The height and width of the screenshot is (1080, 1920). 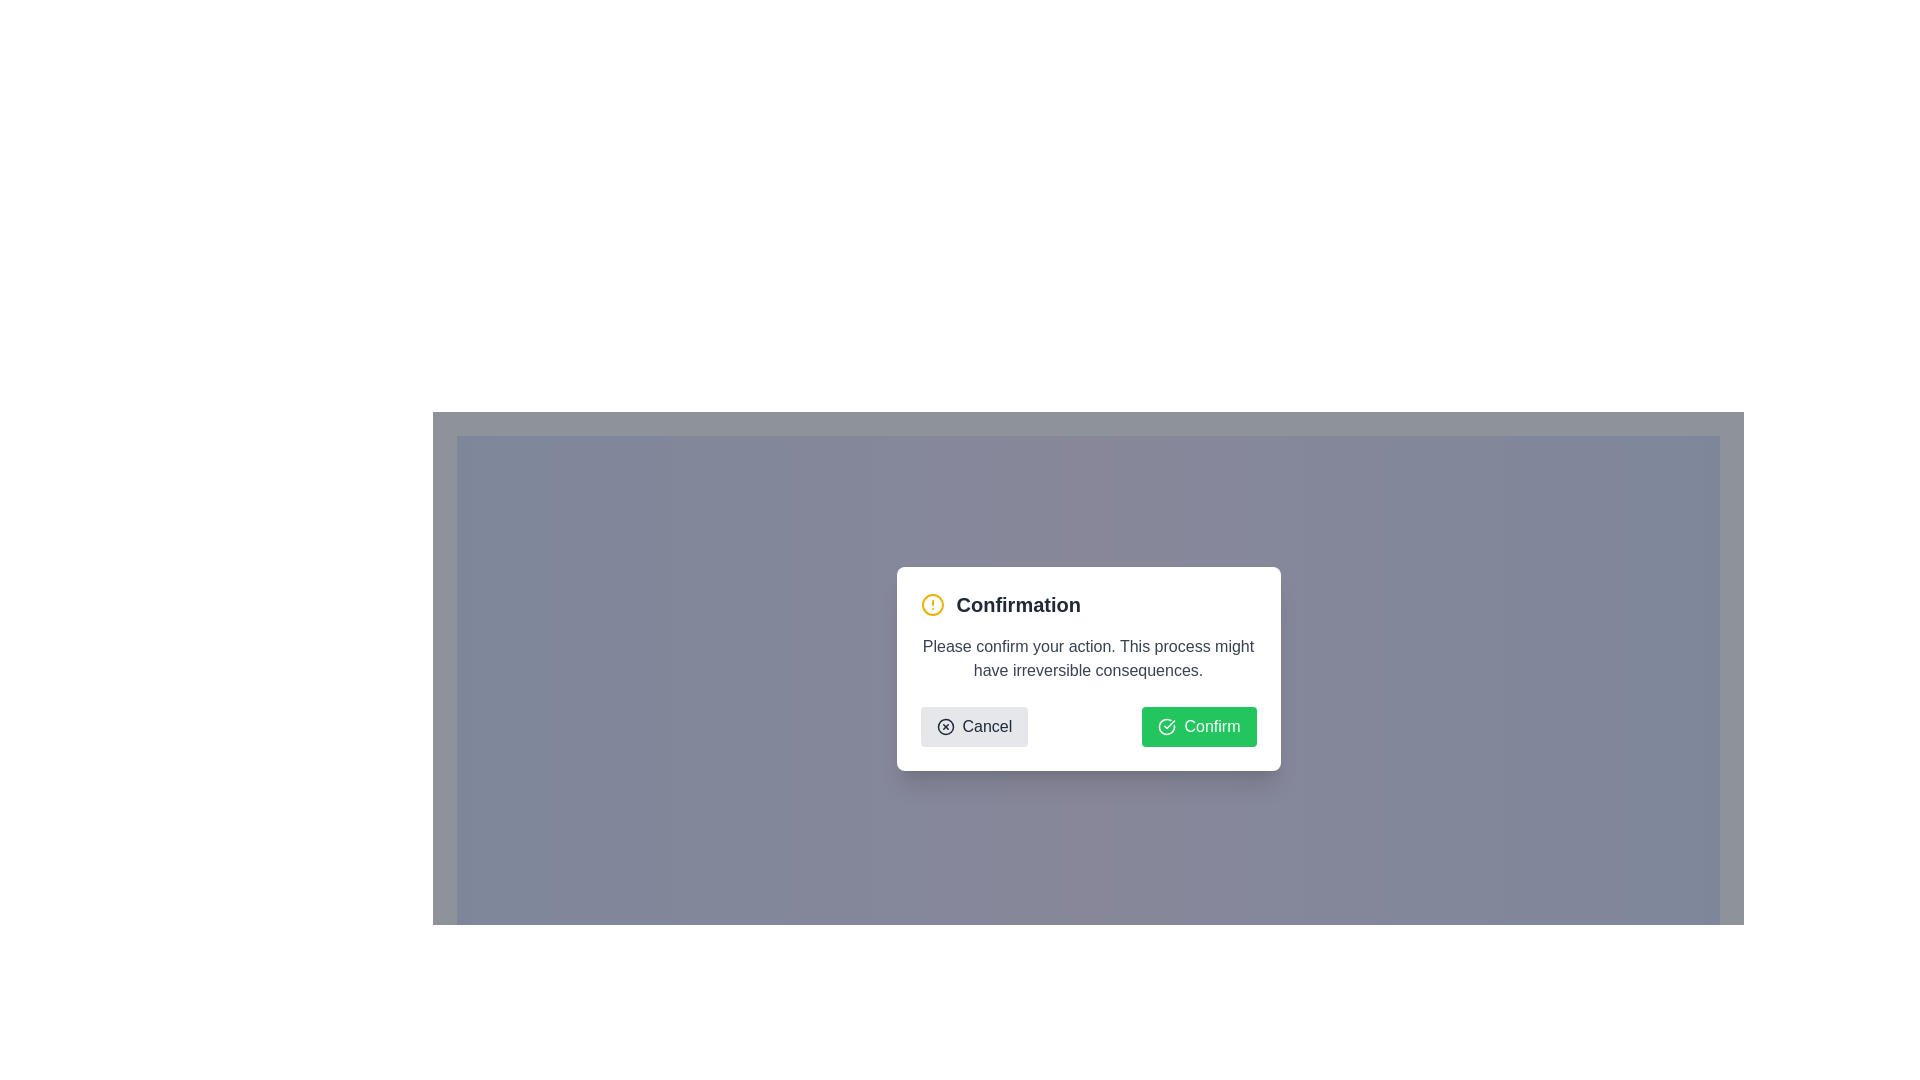 What do you see at coordinates (944, 726) in the screenshot?
I see `the circular icon with an 'X' mark inside it, which is positioned directly left of the 'Cancel' text within the button` at bounding box center [944, 726].